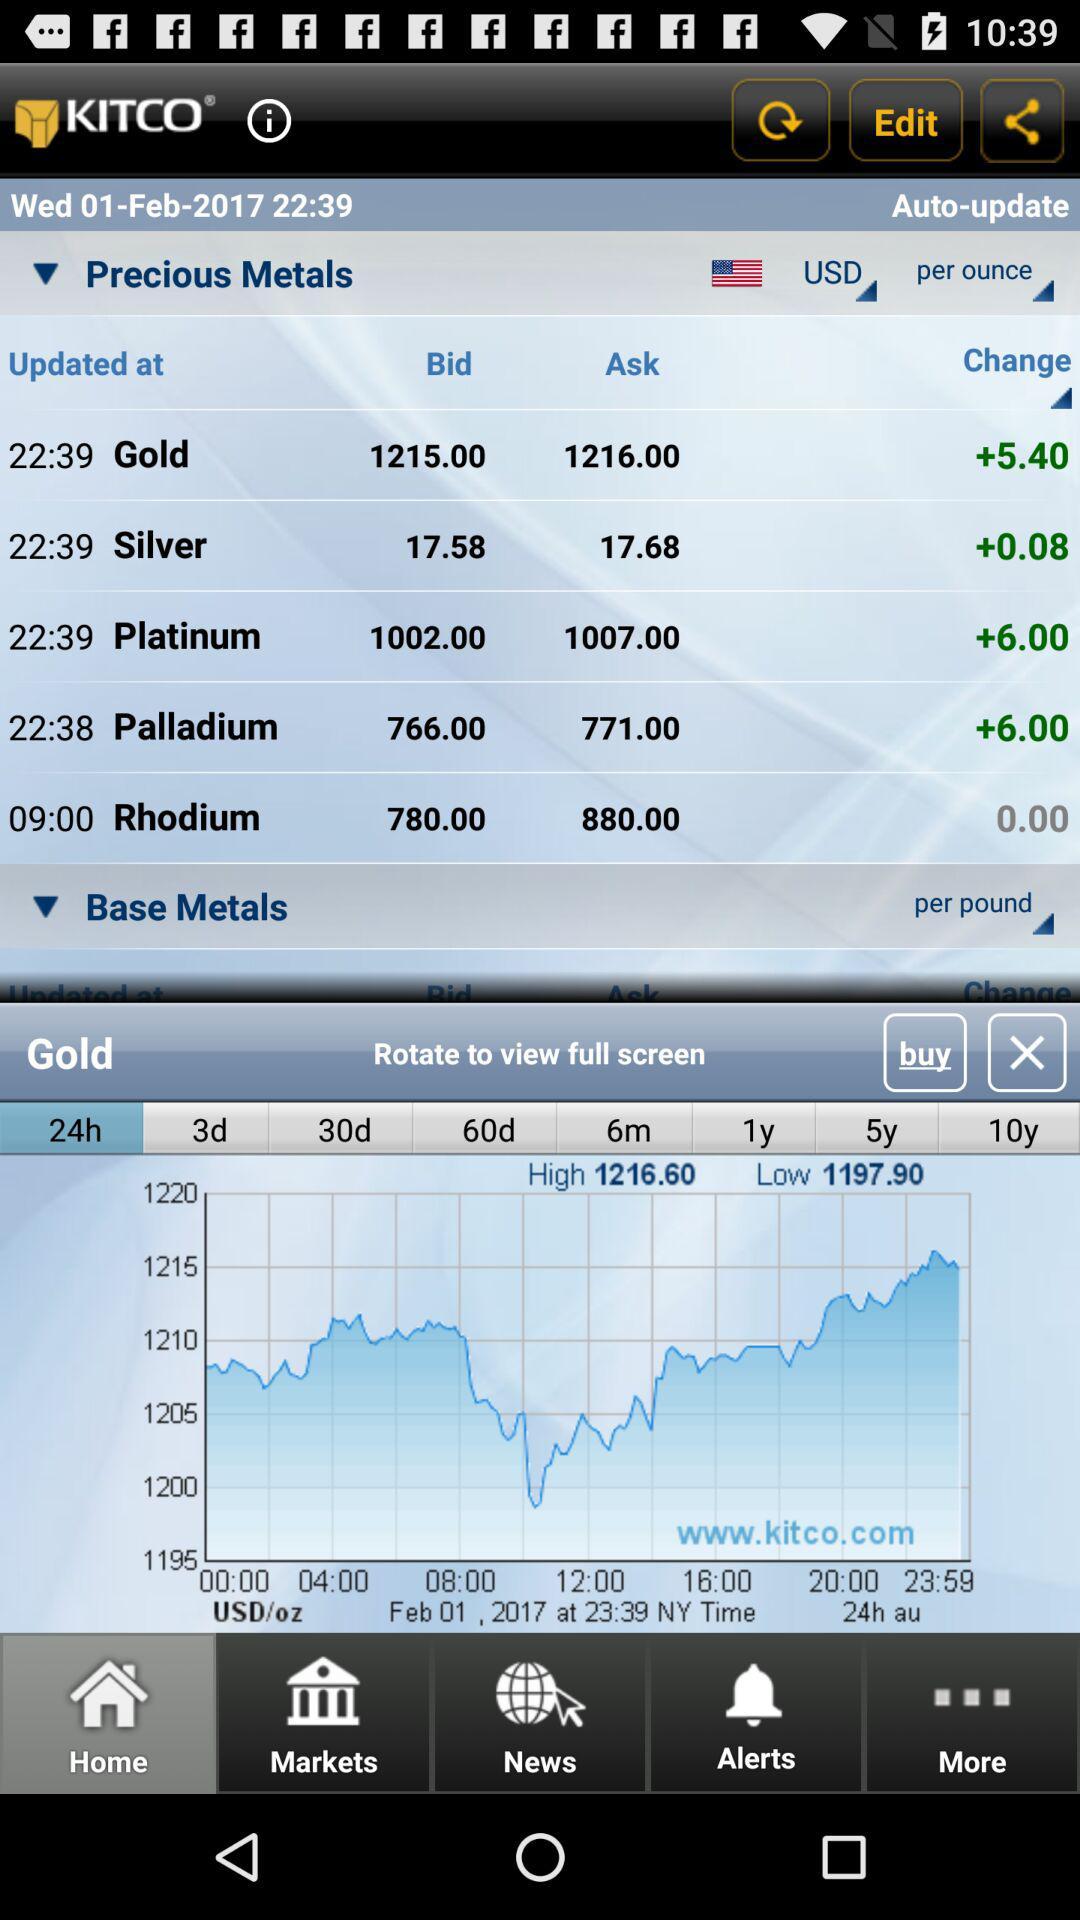 This screenshot has height=1920, width=1080. I want to click on exit the graph, so click(1027, 1051).